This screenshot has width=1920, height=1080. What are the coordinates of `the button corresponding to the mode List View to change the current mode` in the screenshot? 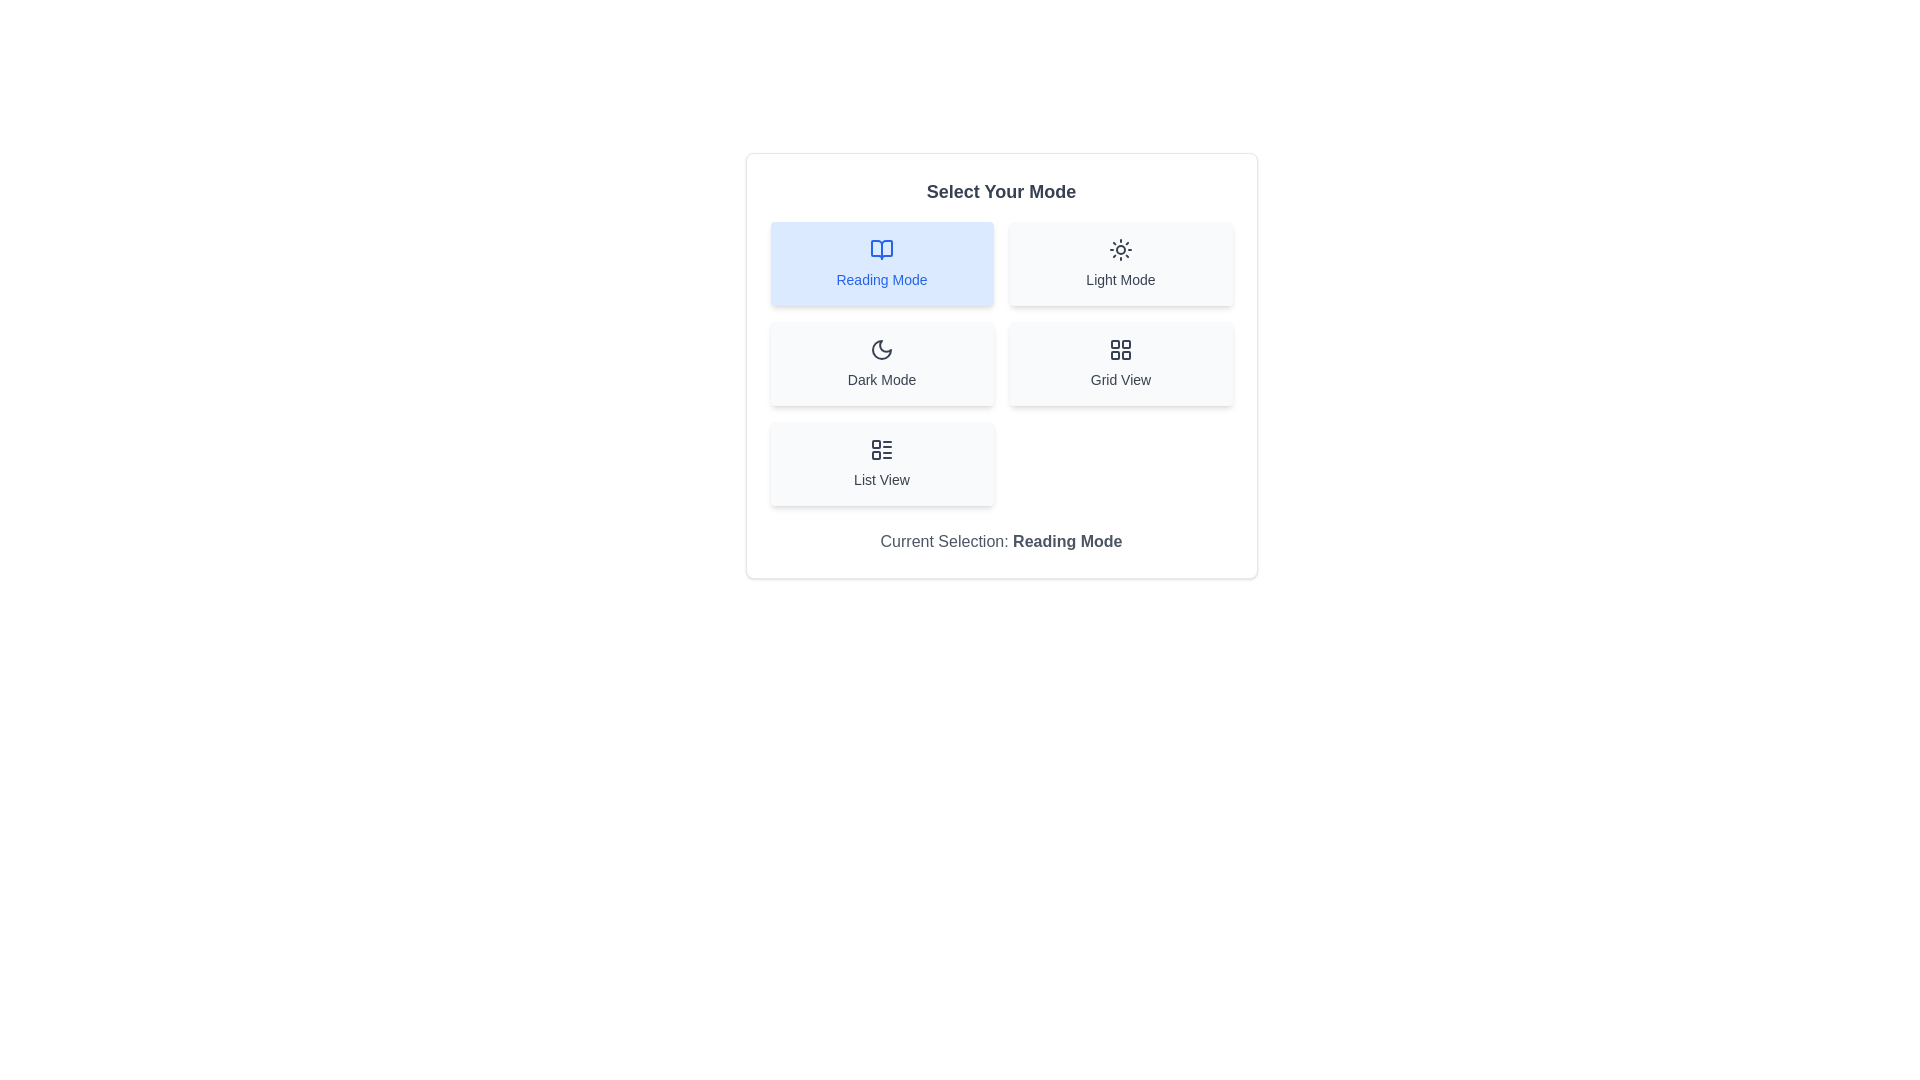 It's located at (881, 463).